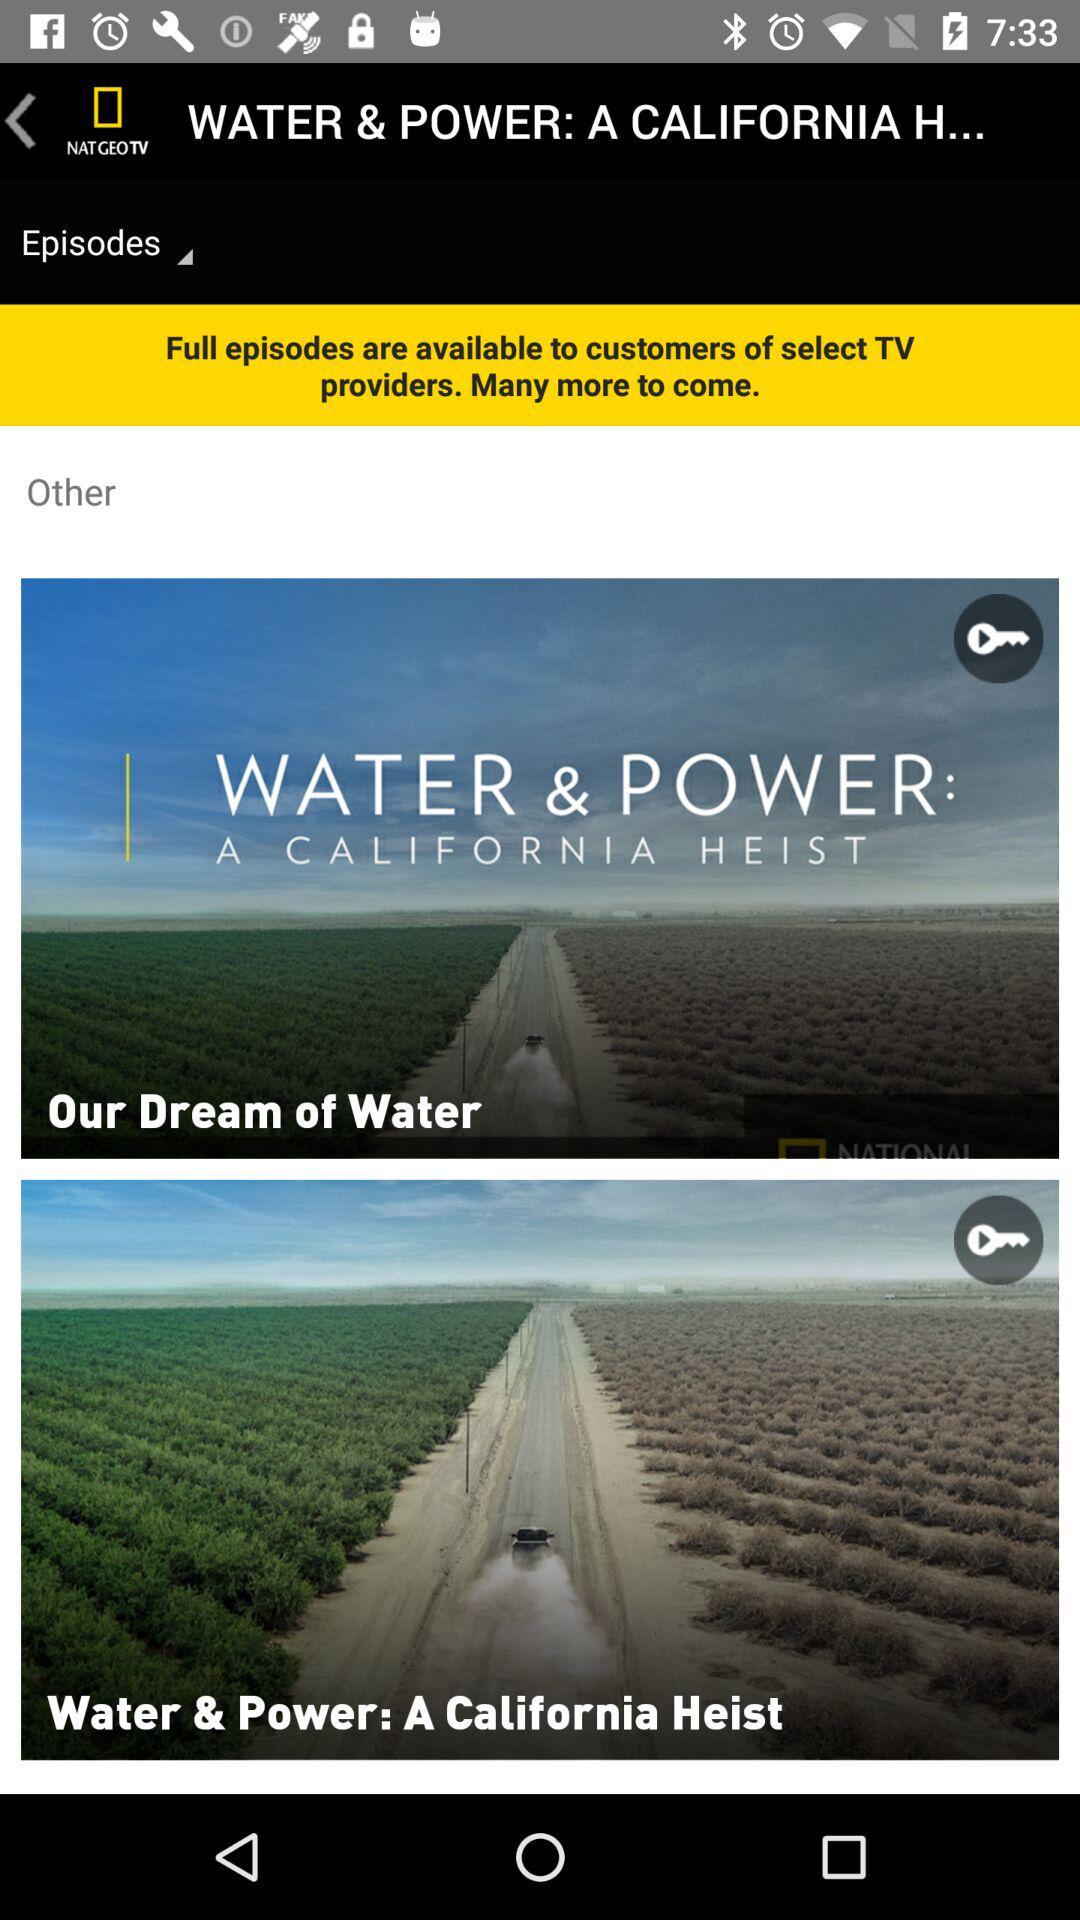  I want to click on the icon above episodes icon, so click(108, 119).